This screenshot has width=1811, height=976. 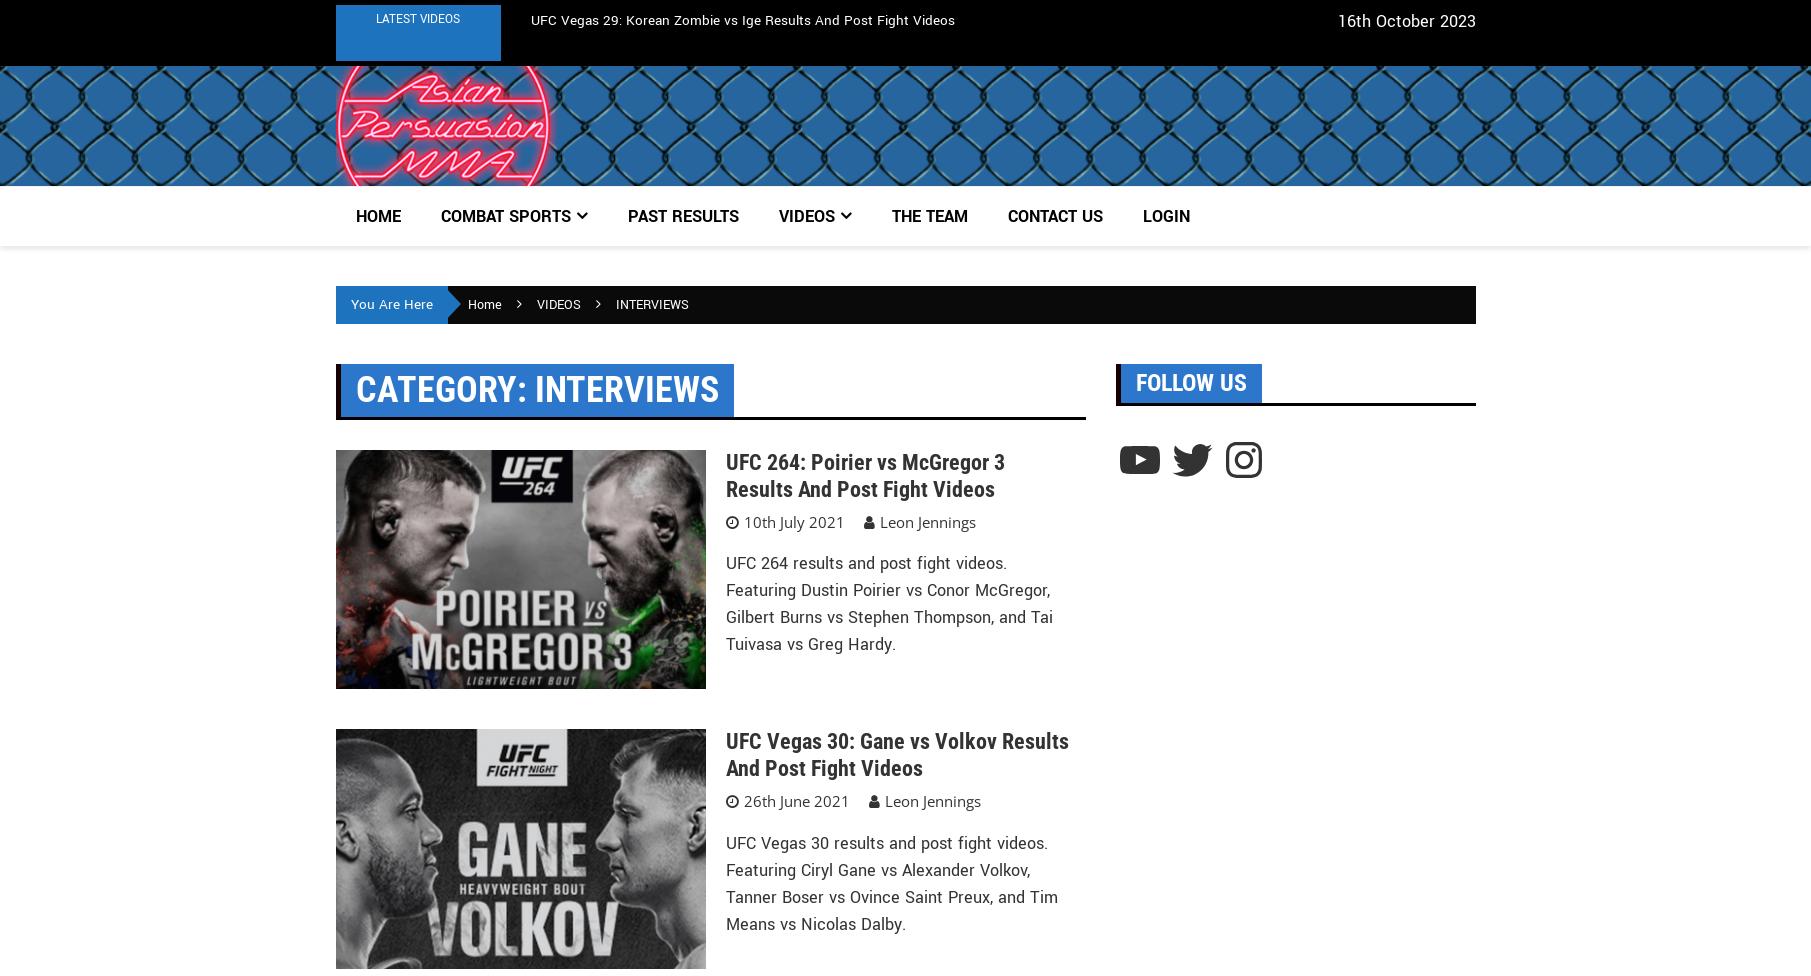 I want to click on '16th October 2023', so click(x=1405, y=21).